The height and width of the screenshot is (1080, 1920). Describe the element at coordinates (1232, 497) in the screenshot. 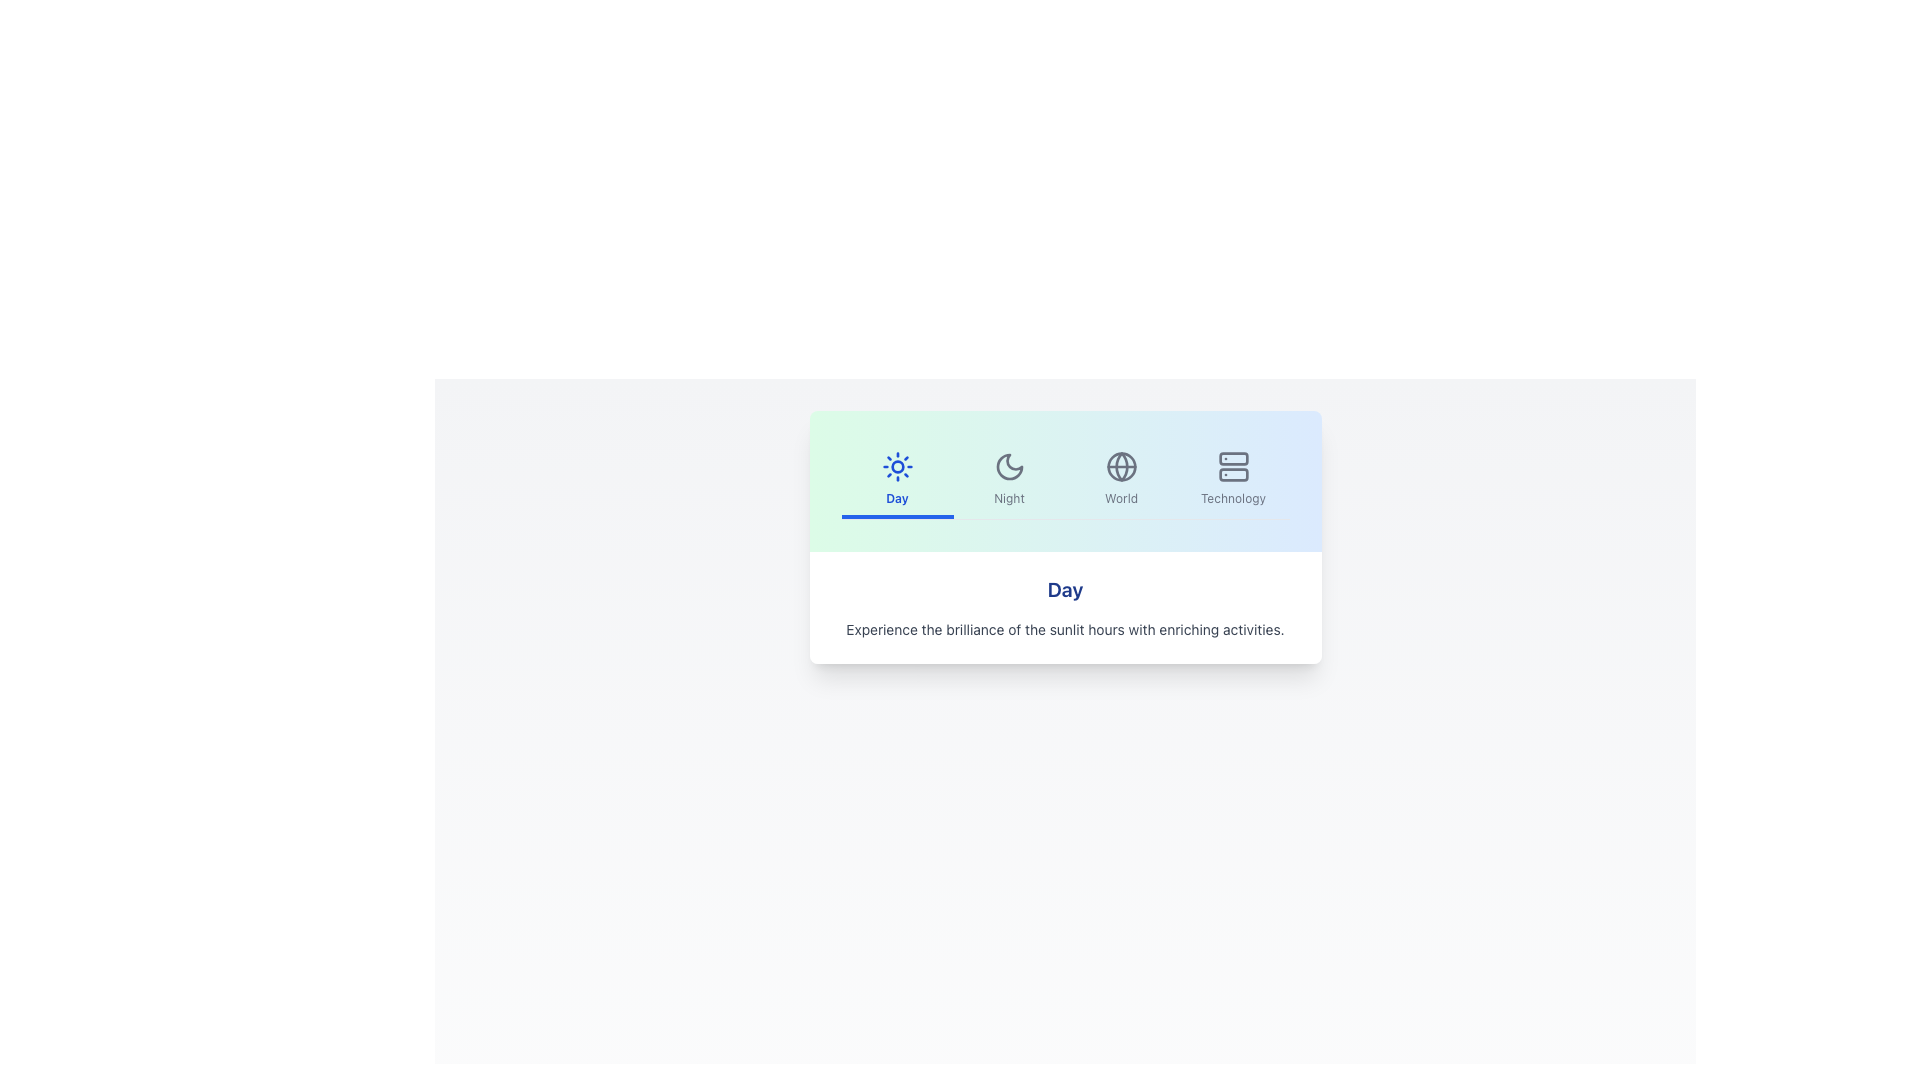

I see `the text label displaying the word 'Technology', which is located below a server icon in the top-right section of the navigation bar` at that location.